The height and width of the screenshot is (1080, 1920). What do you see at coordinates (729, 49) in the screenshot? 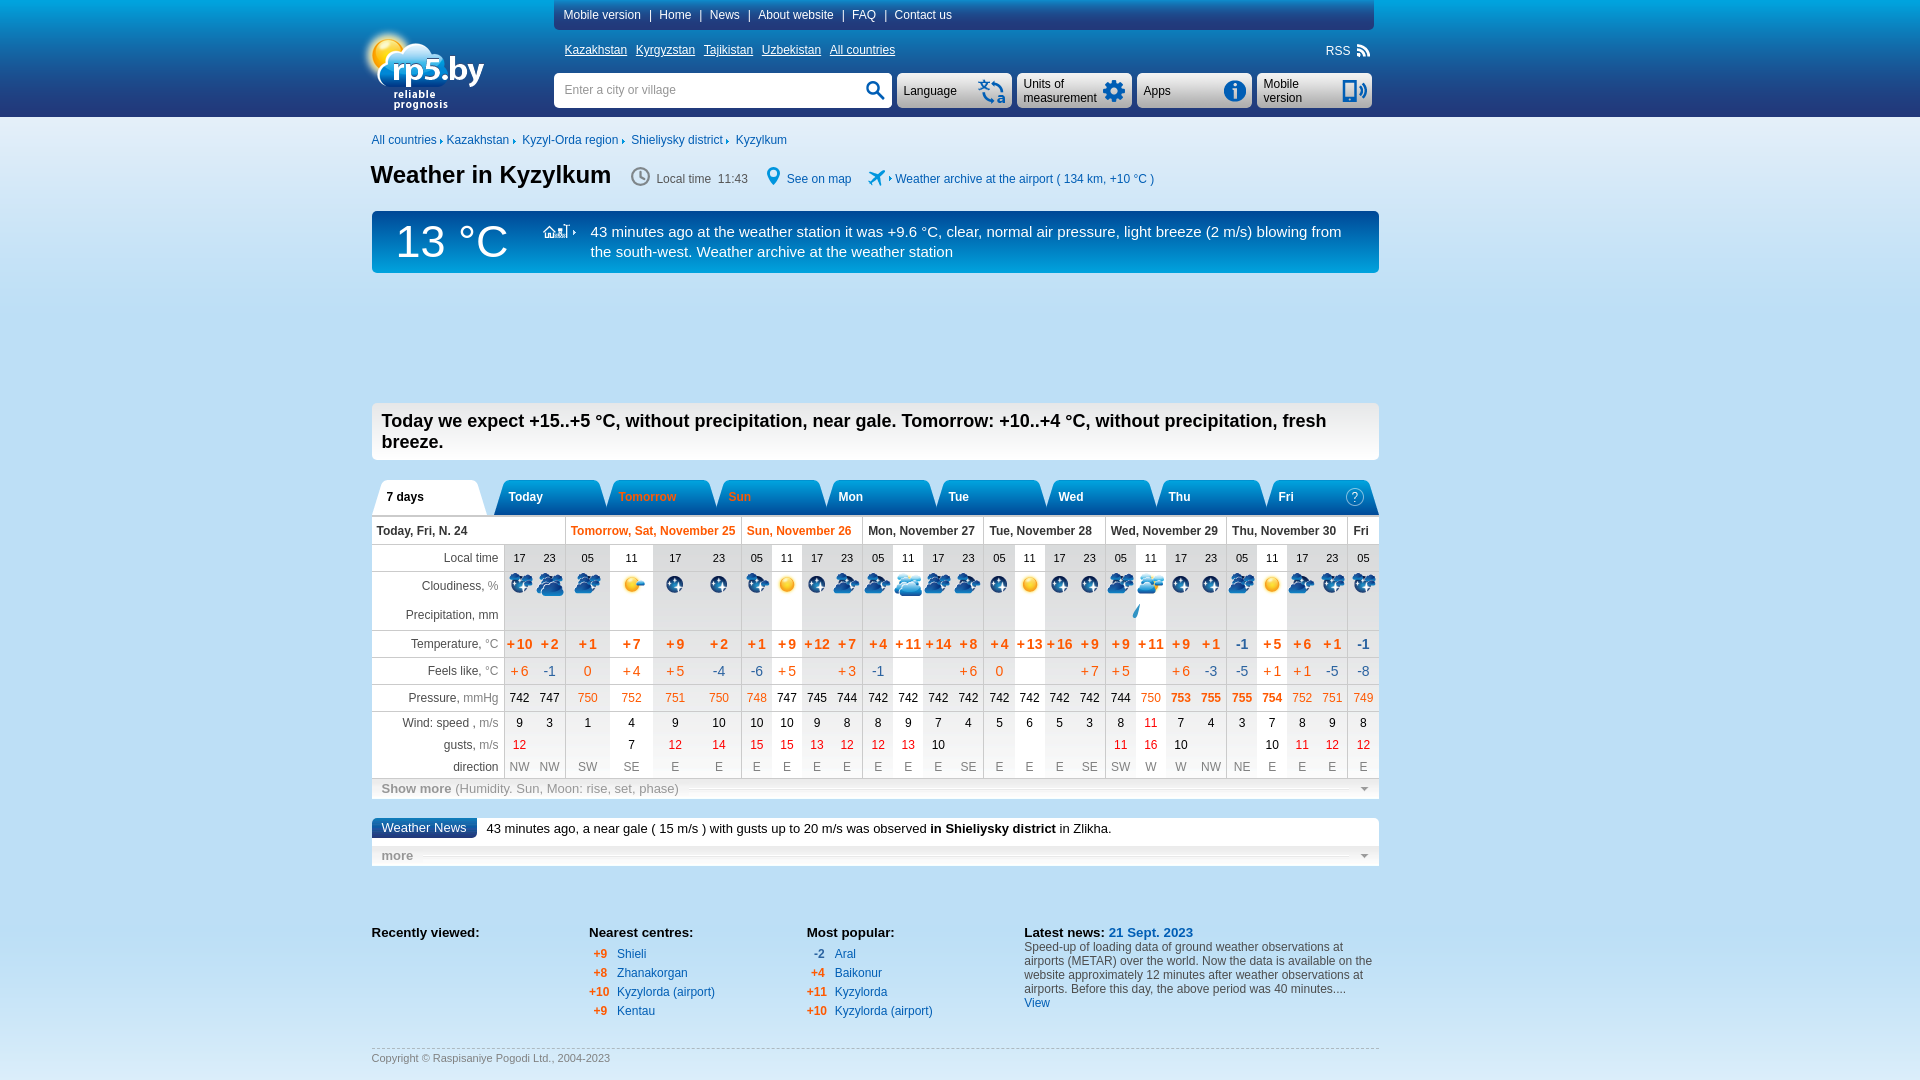
I see `'Tajikistan'` at bounding box center [729, 49].